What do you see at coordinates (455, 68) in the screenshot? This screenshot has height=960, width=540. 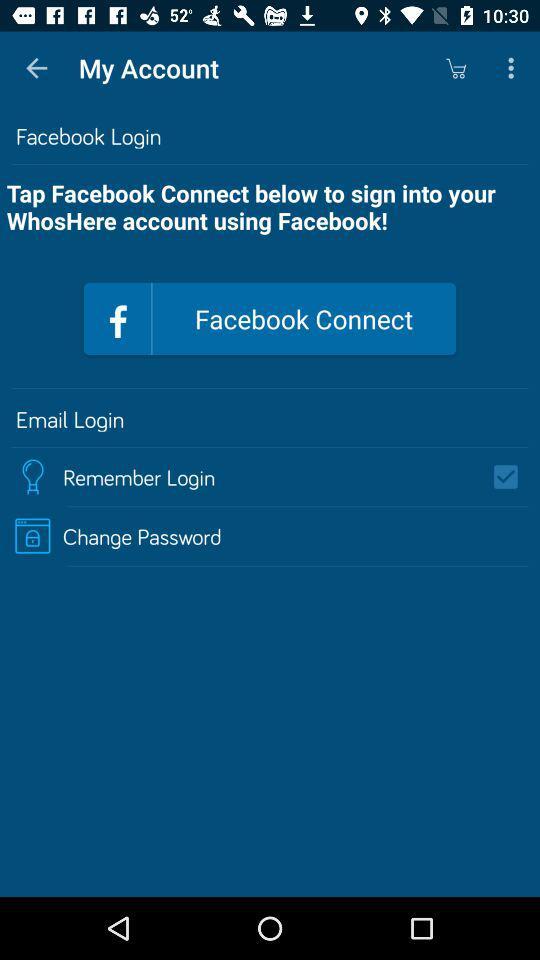 I see `the item above facebook login item` at bounding box center [455, 68].